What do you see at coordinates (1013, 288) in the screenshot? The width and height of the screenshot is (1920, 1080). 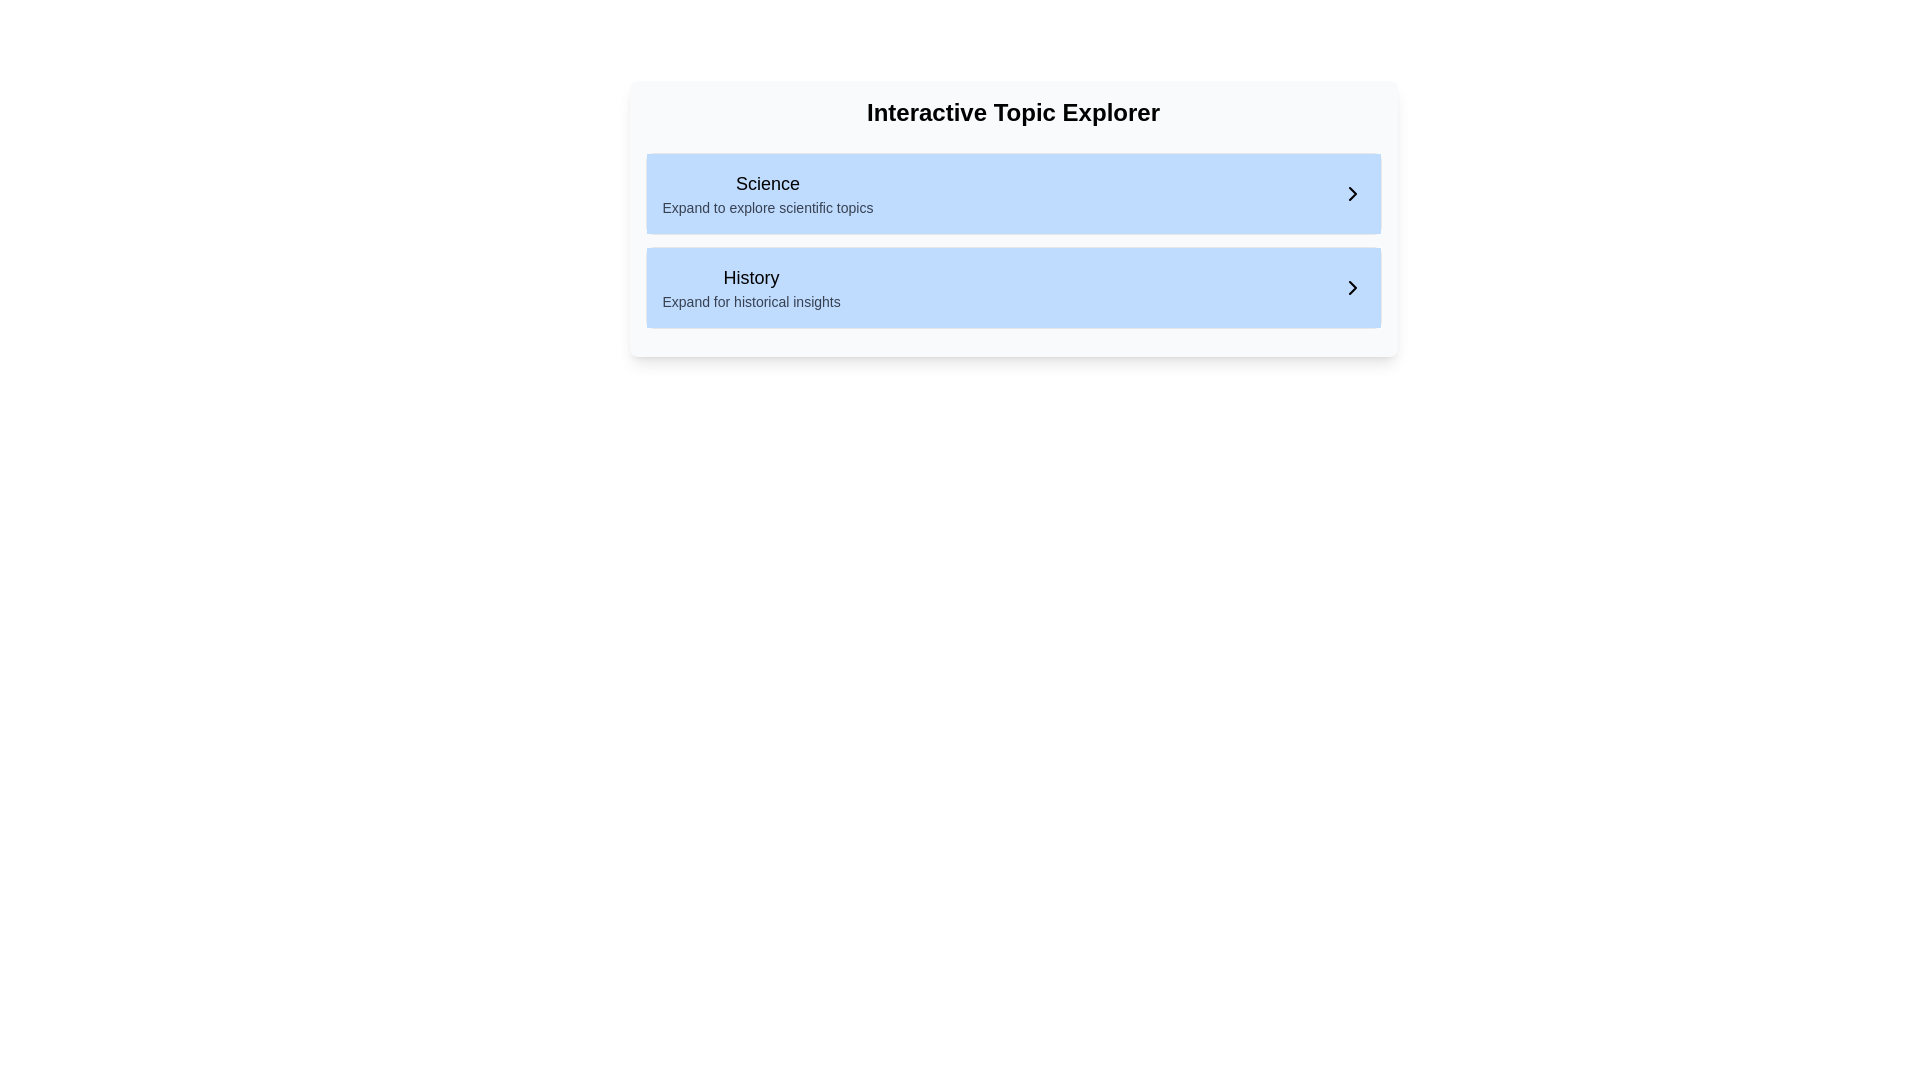 I see `the button positioned below the 'Science' section` at bounding box center [1013, 288].